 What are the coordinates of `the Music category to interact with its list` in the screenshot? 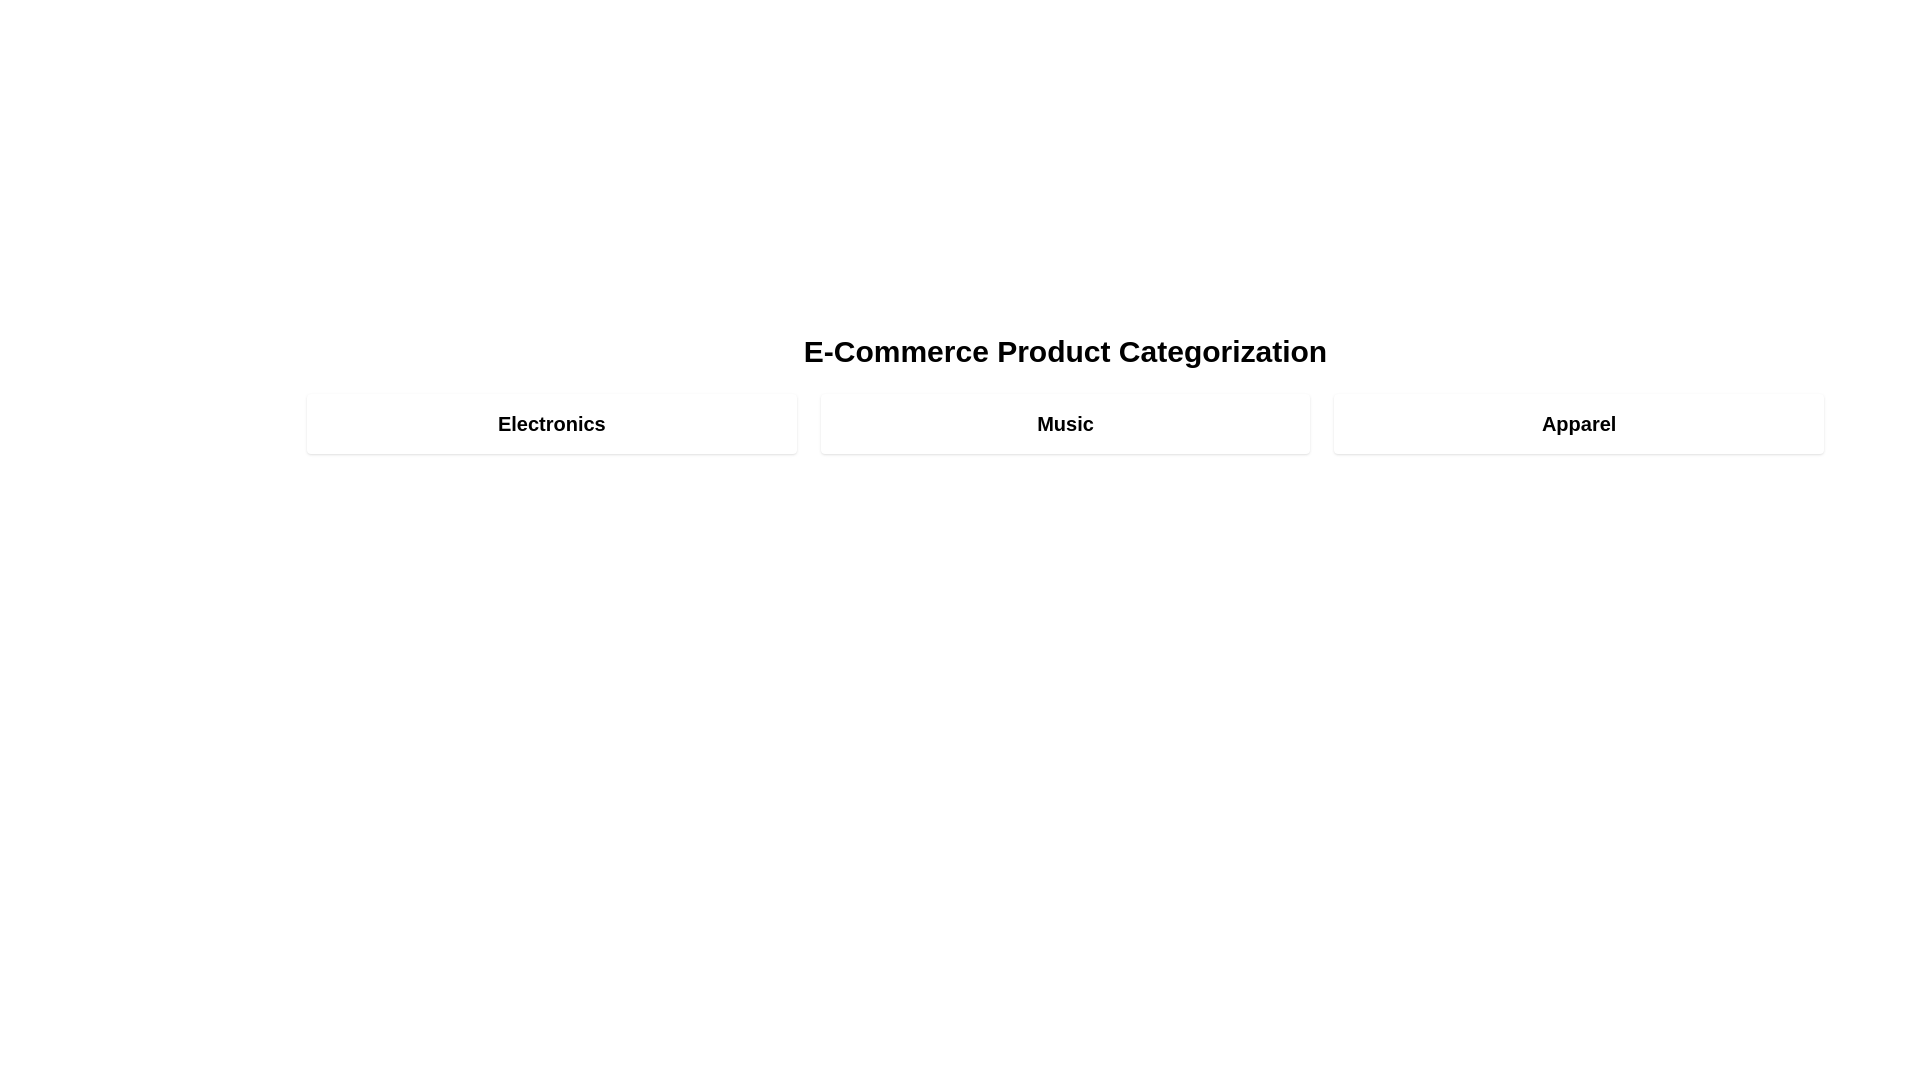 It's located at (1064, 423).